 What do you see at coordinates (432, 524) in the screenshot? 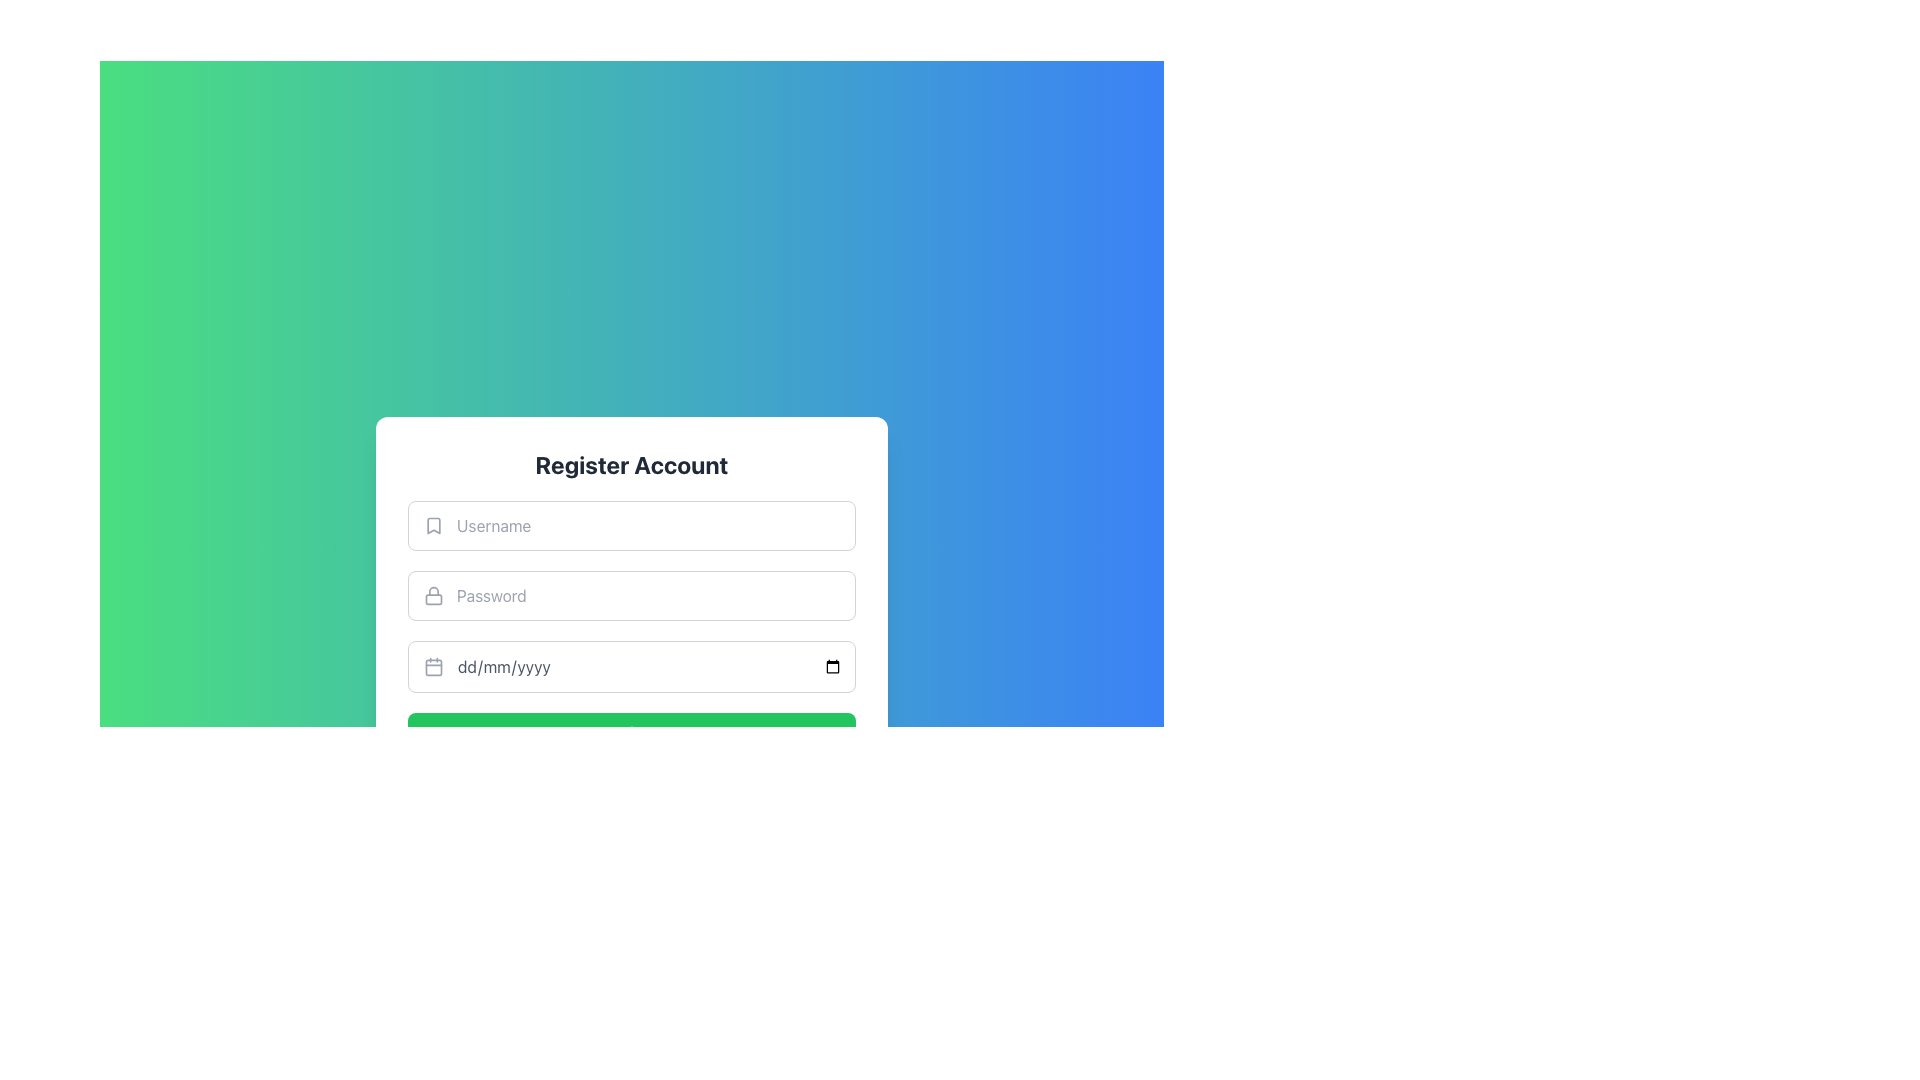
I see `the bookmark icon located within the username input field, aligned to the left side of the field, just before the placeholder text` at bounding box center [432, 524].